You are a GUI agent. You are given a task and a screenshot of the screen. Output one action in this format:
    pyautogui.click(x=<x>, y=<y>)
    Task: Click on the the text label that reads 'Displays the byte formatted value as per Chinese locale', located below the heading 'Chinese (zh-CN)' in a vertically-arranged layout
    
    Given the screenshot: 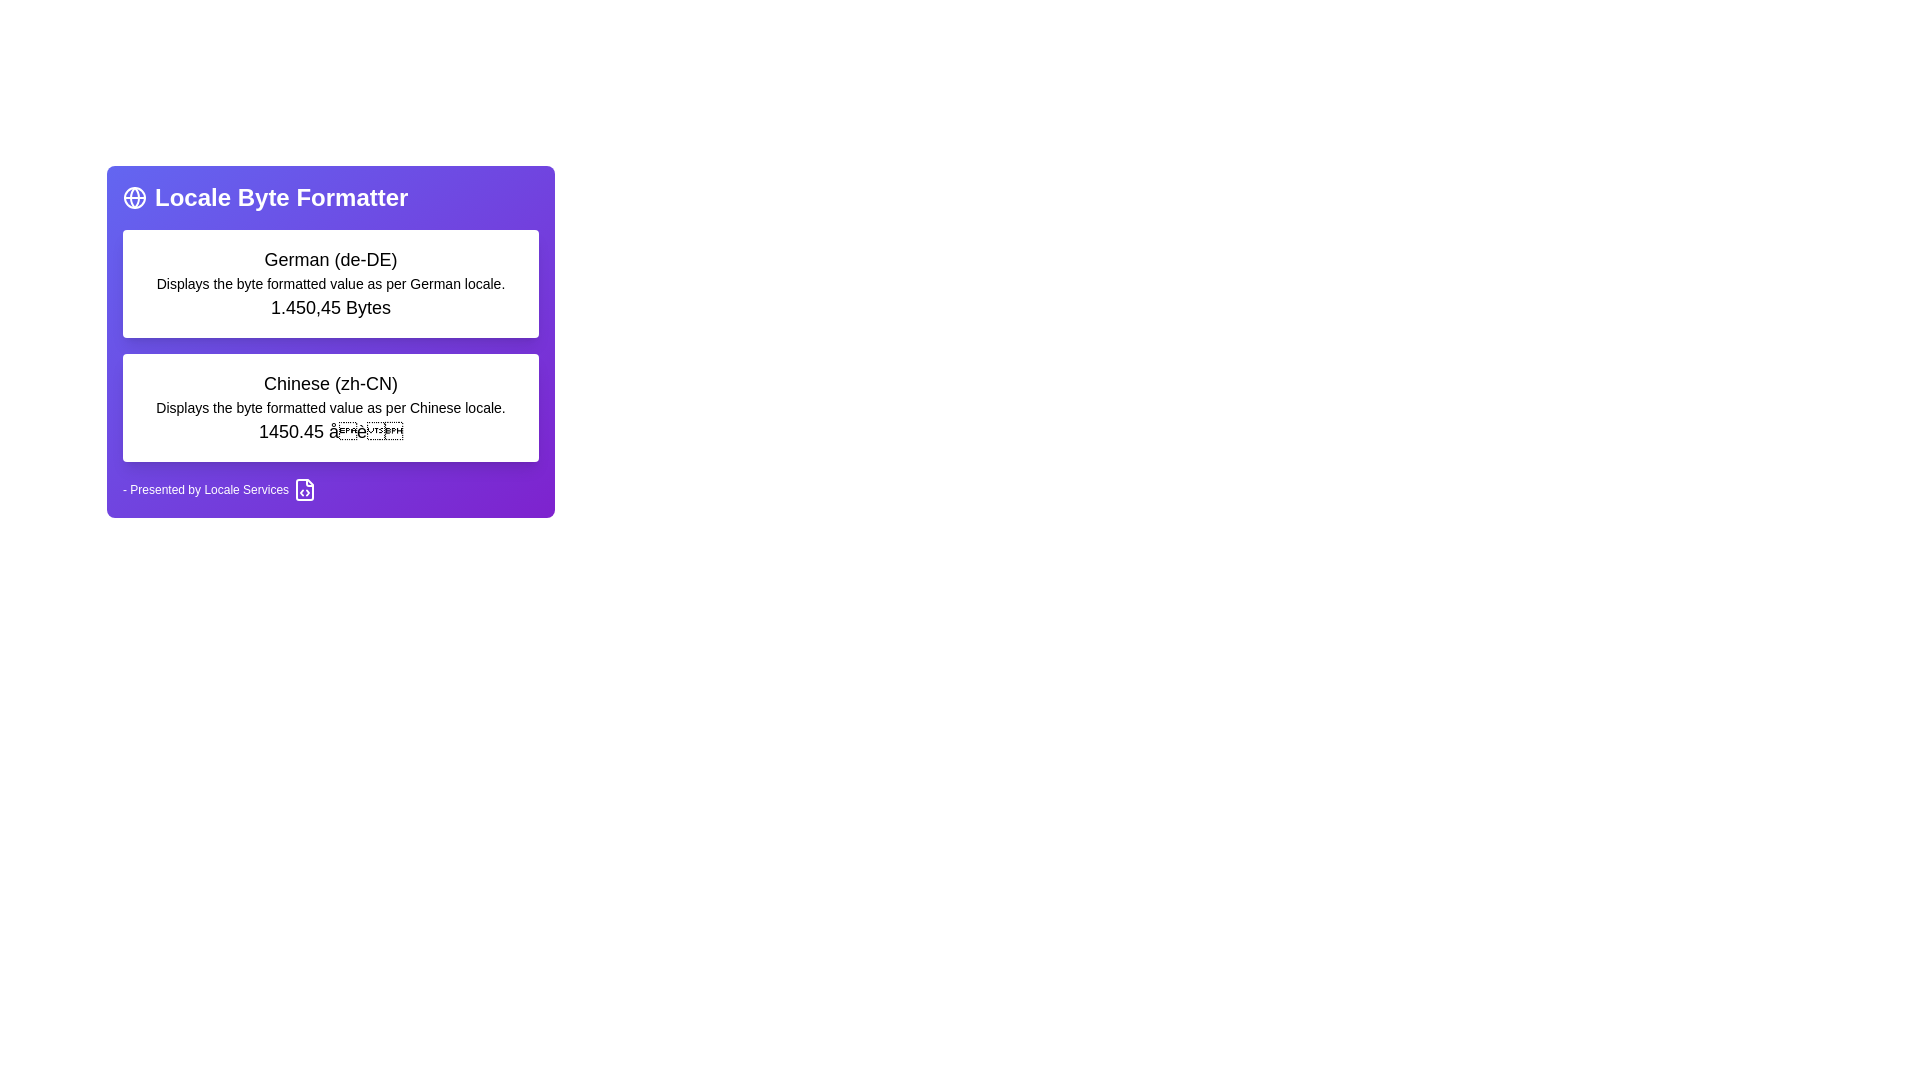 What is the action you would take?
    pyautogui.click(x=331, y=407)
    